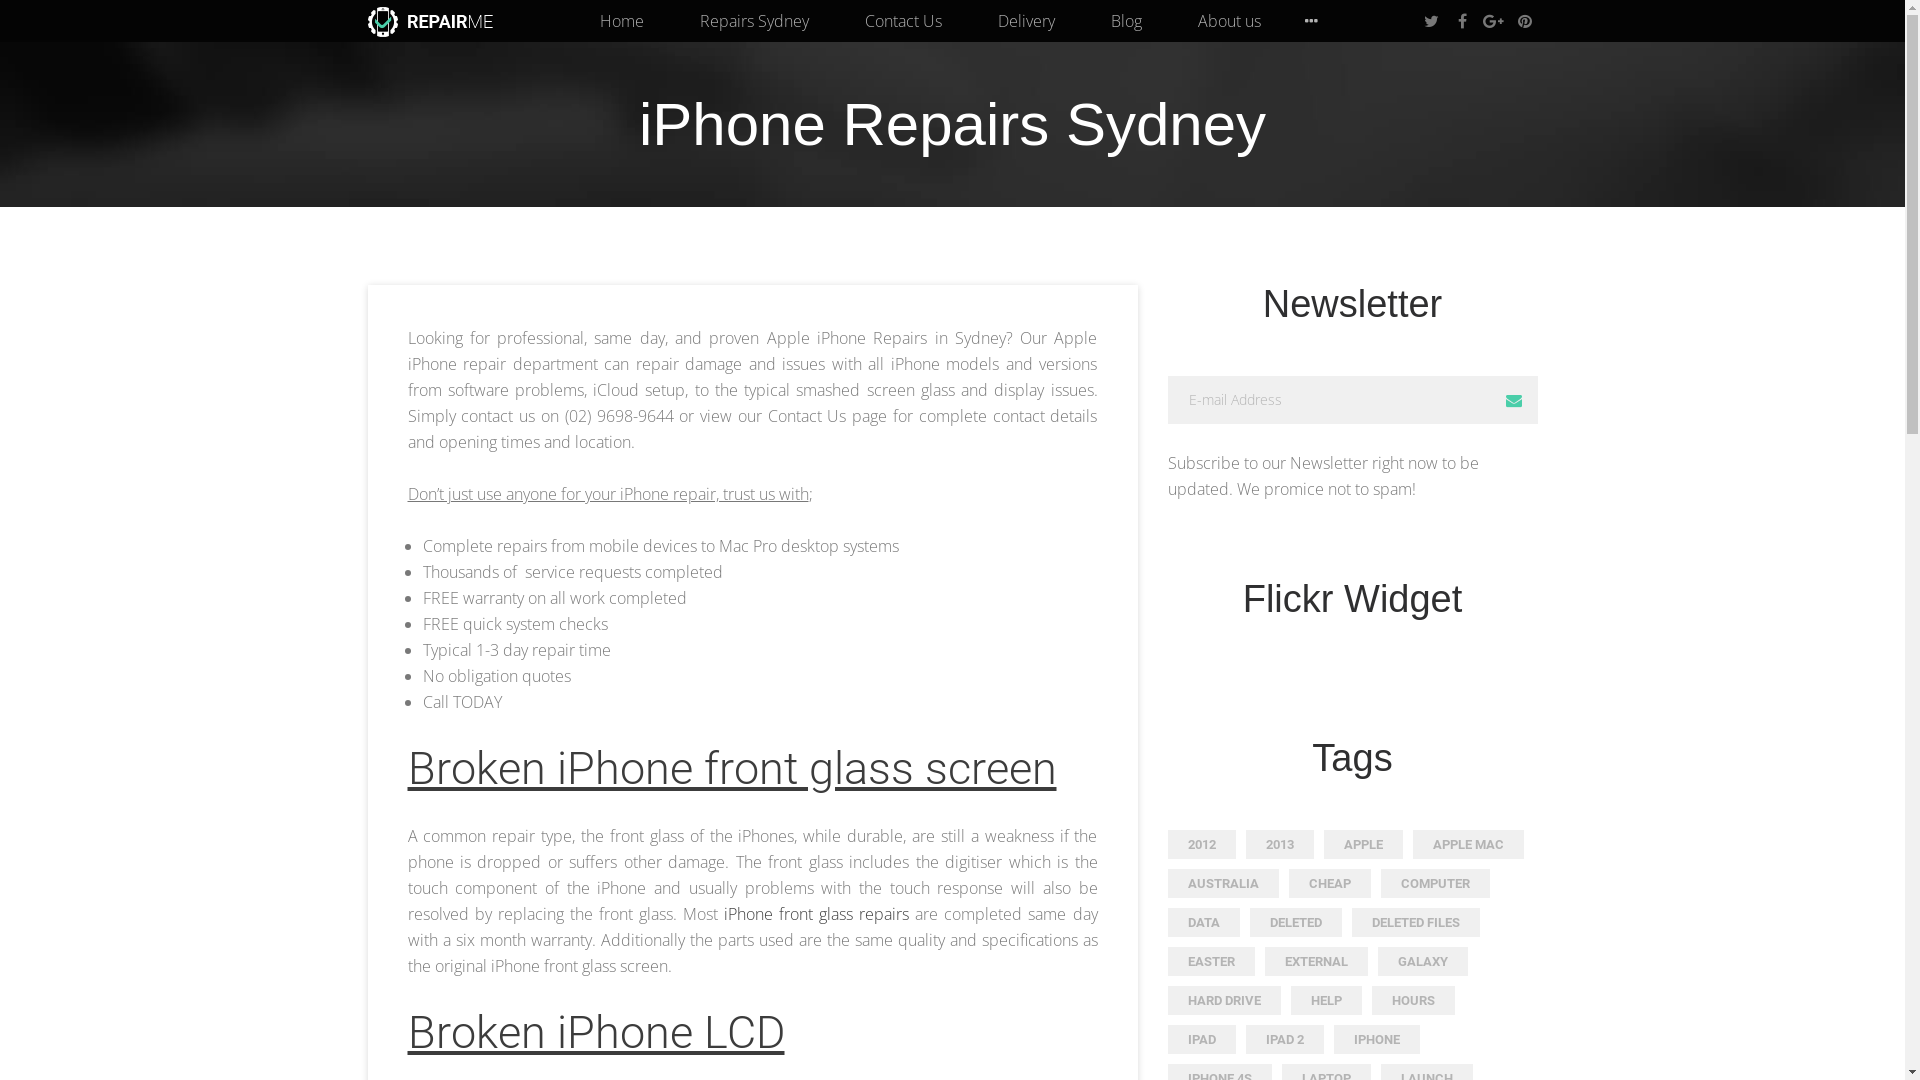 Image resolution: width=1920 pixels, height=1080 pixels. I want to click on '2012', so click(1200, 844).